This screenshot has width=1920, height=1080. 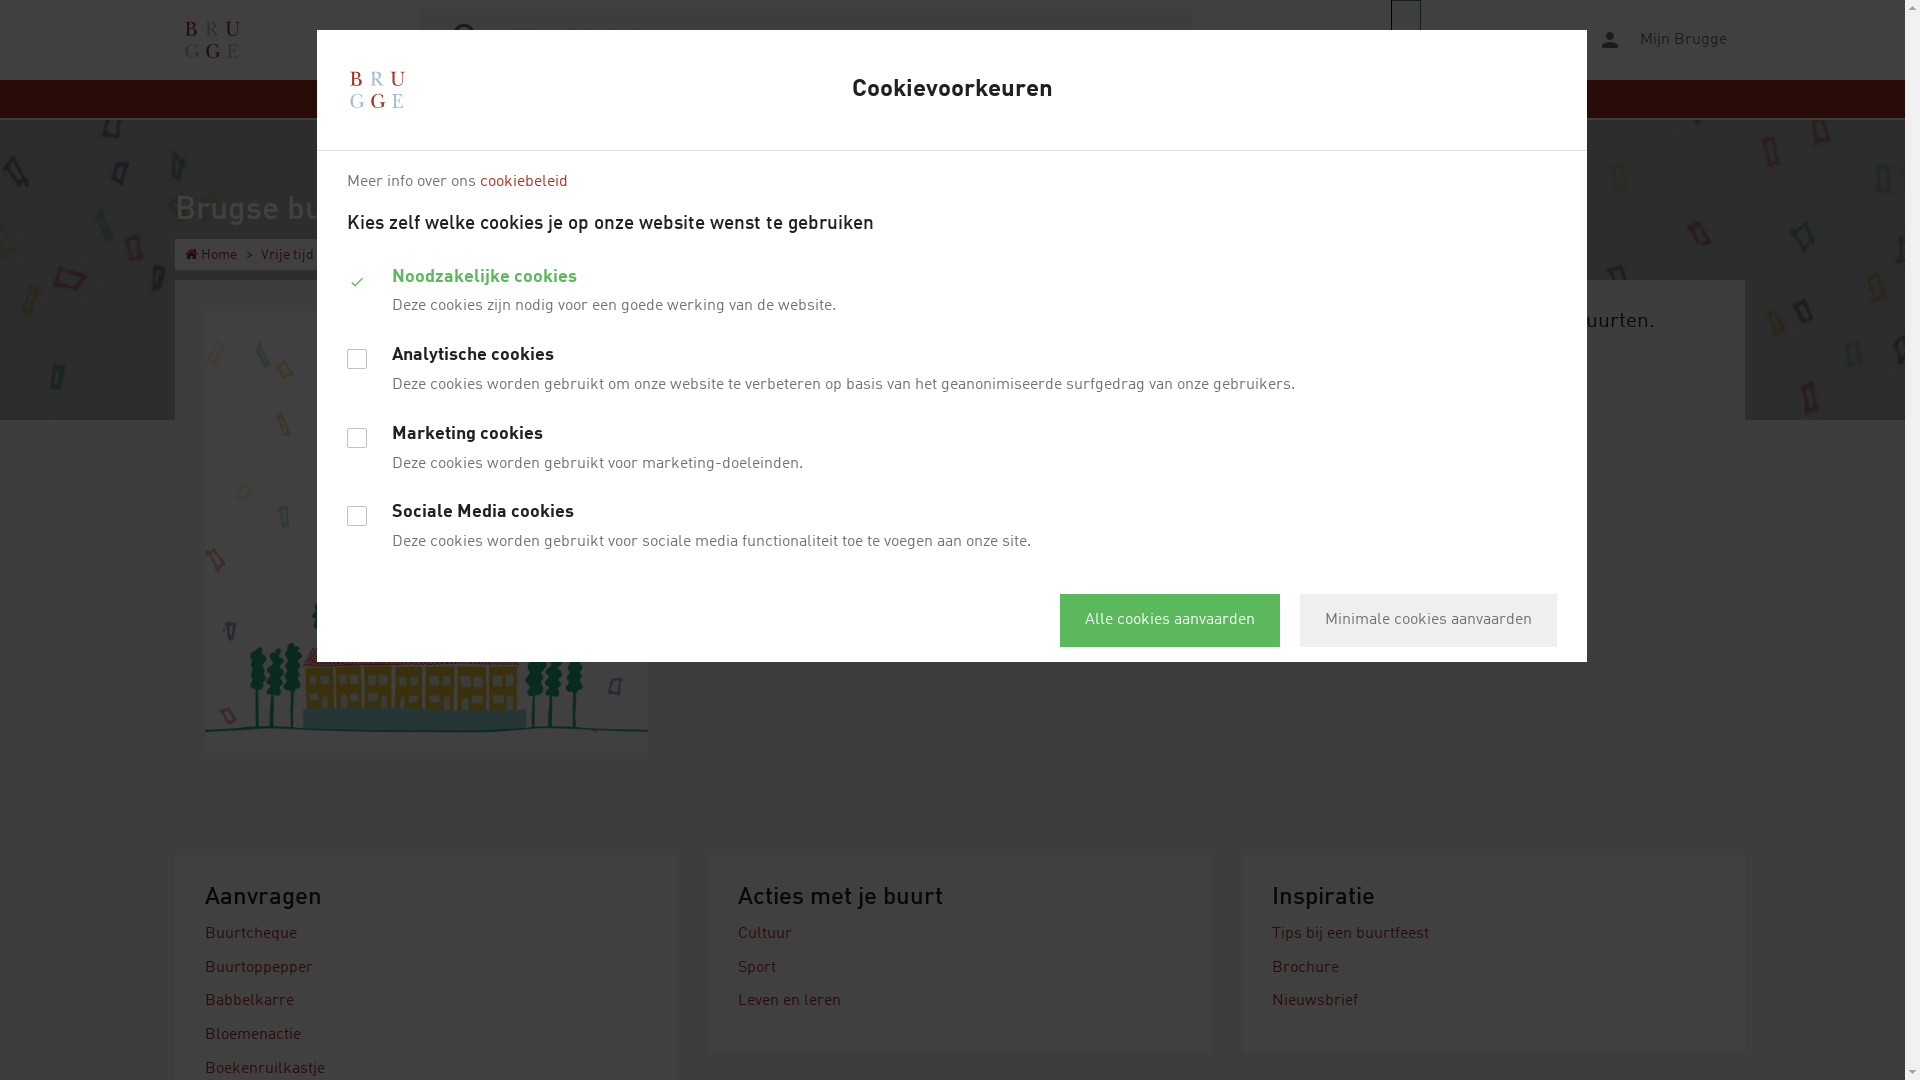 What do you see at coordinates (1350, 933) in the screenshot?
I see `'Tips bij een buurtfeest'` at bounding box center [1350, 933].